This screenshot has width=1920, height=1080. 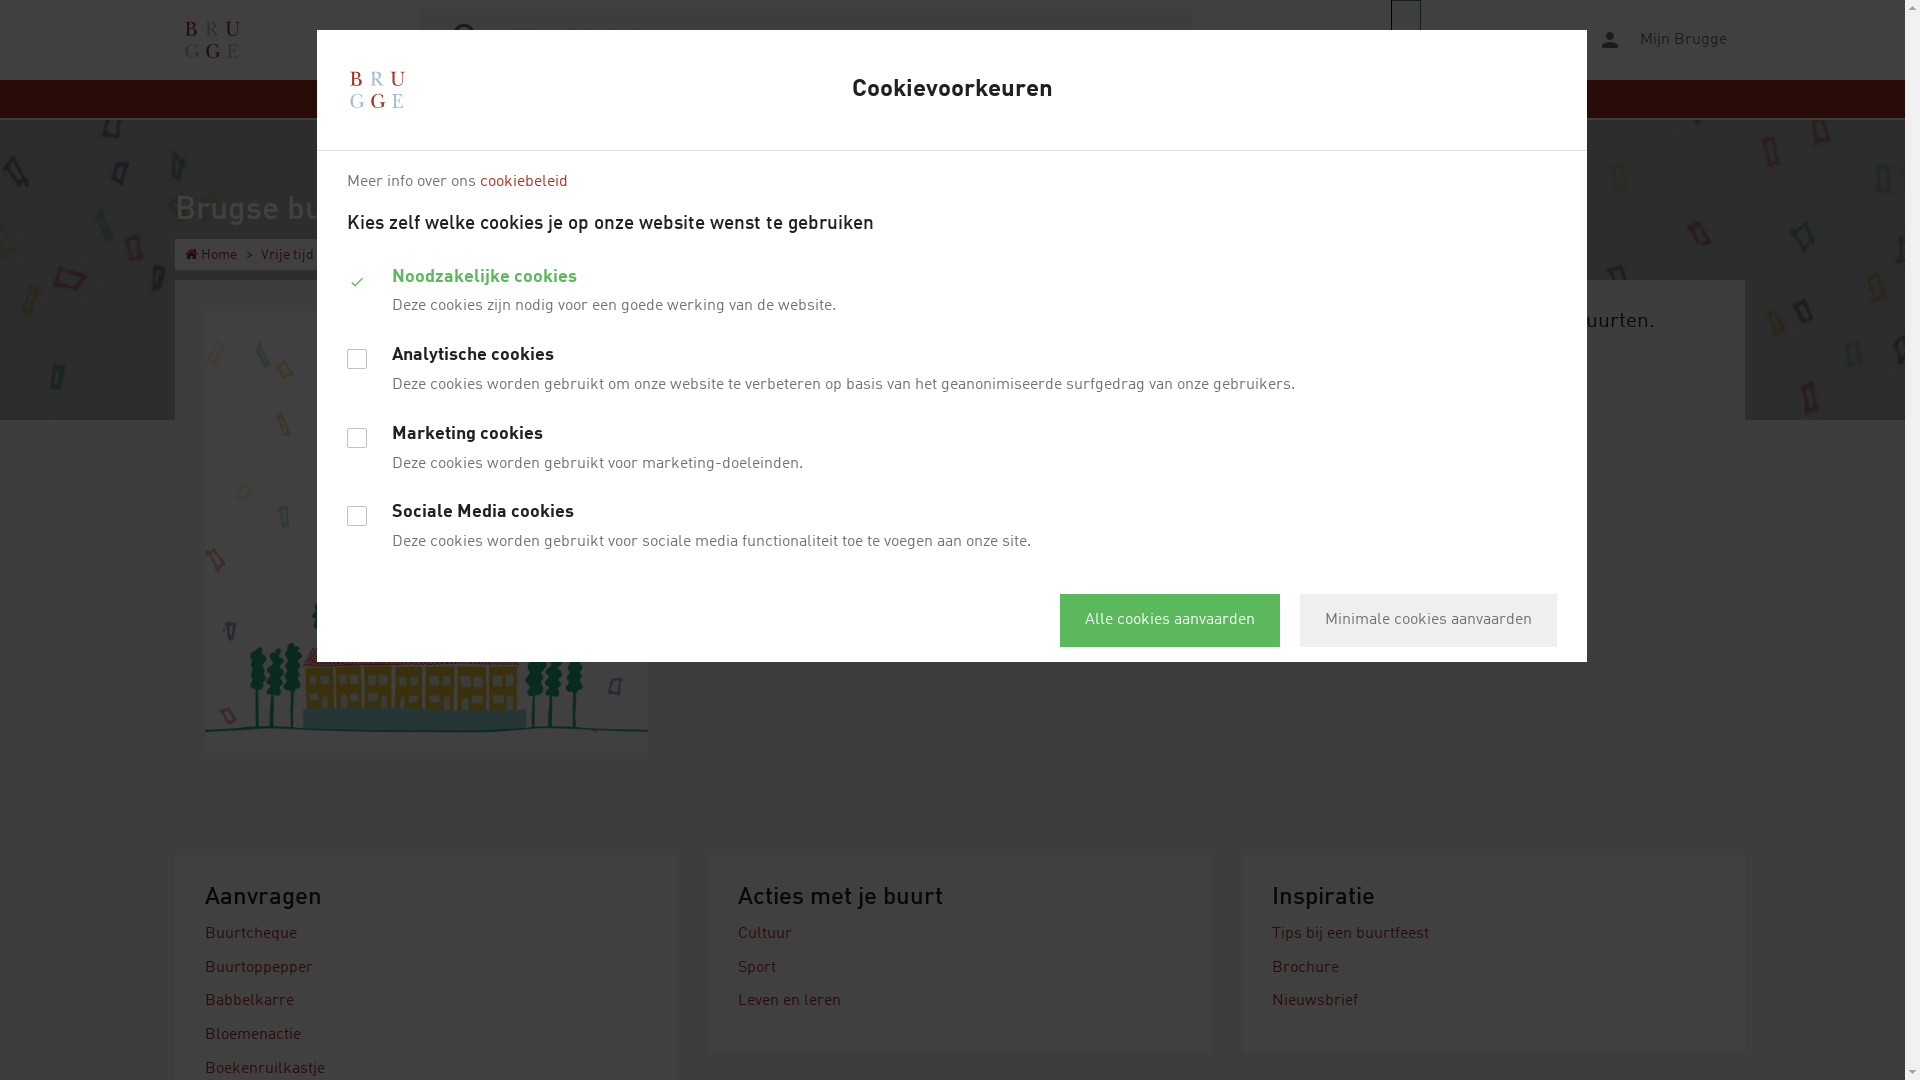 What do you see at coordinates (1350, 933) in the screenshot?
I see `'Tips bij een buurtfeest'` at bounding box center [1350, 933].